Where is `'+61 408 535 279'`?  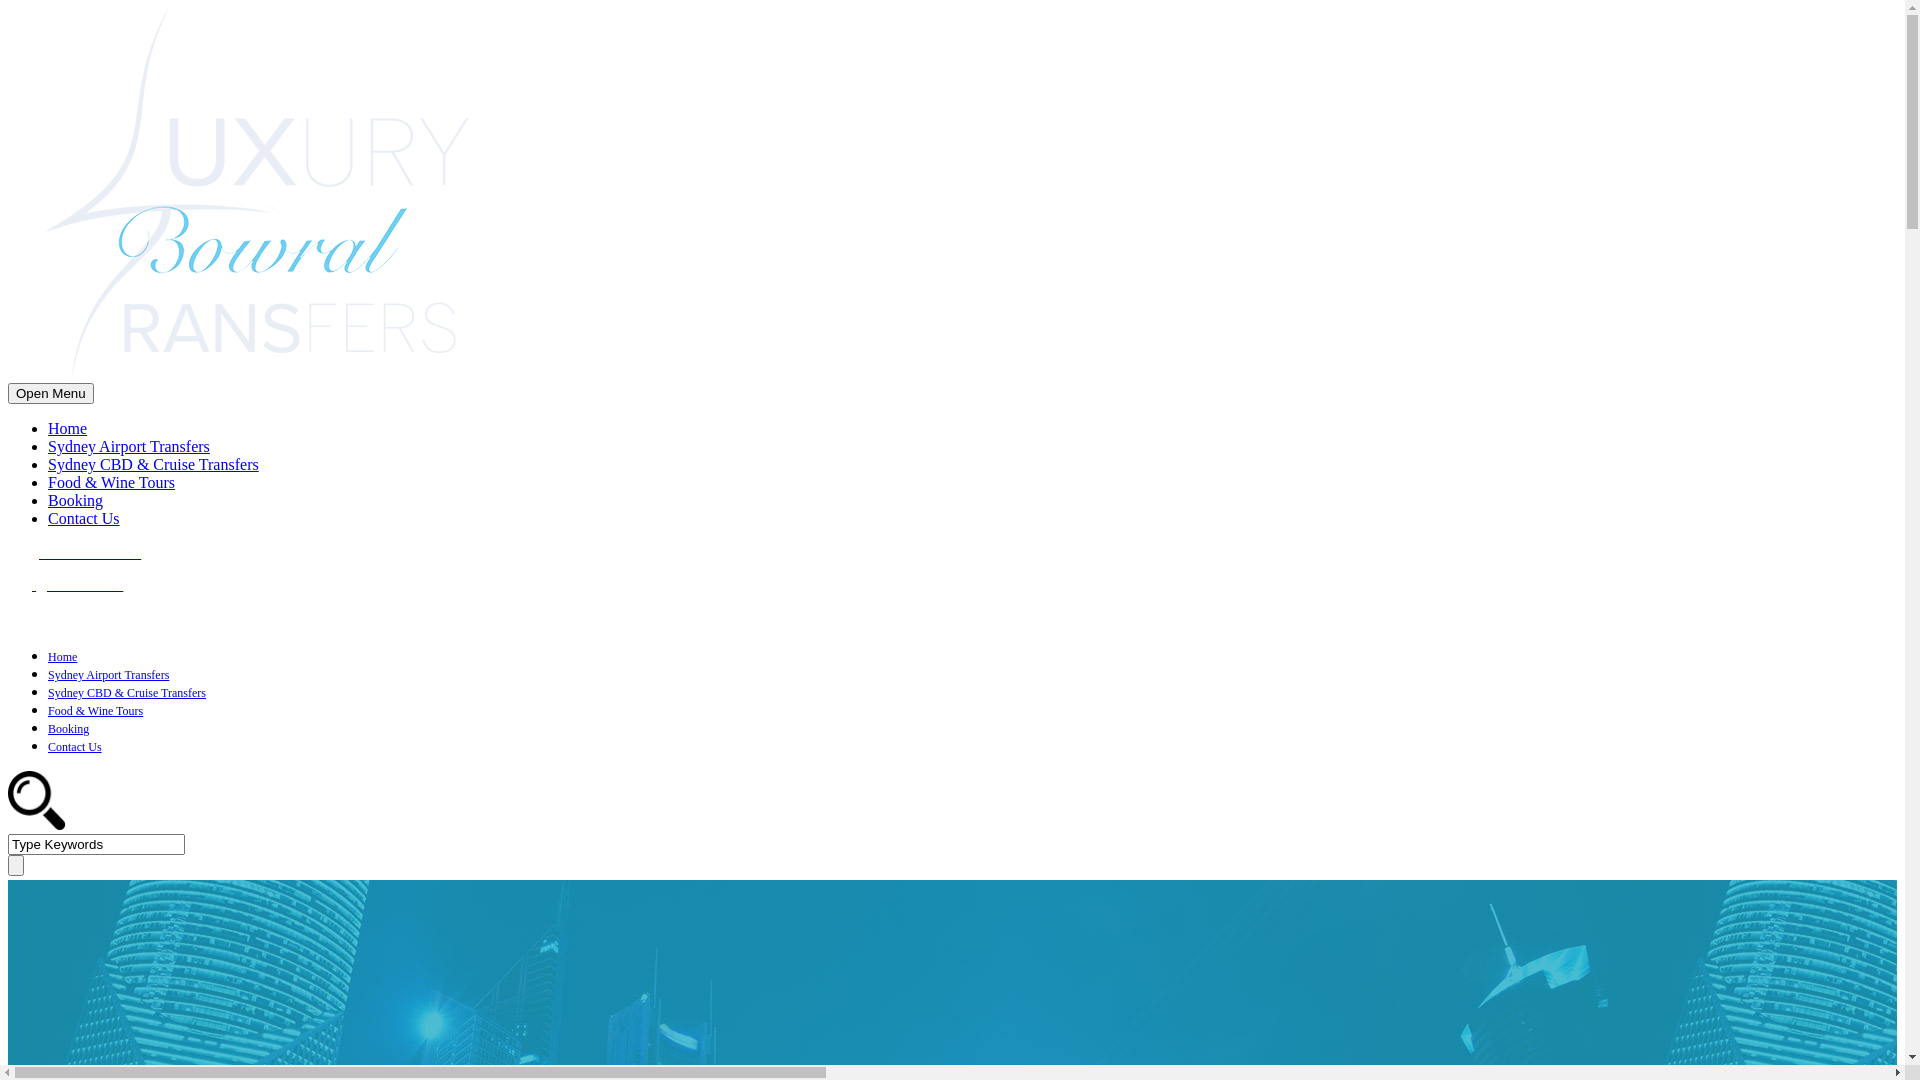 '+61 408 535 279' is located at coordinates (951, 559).